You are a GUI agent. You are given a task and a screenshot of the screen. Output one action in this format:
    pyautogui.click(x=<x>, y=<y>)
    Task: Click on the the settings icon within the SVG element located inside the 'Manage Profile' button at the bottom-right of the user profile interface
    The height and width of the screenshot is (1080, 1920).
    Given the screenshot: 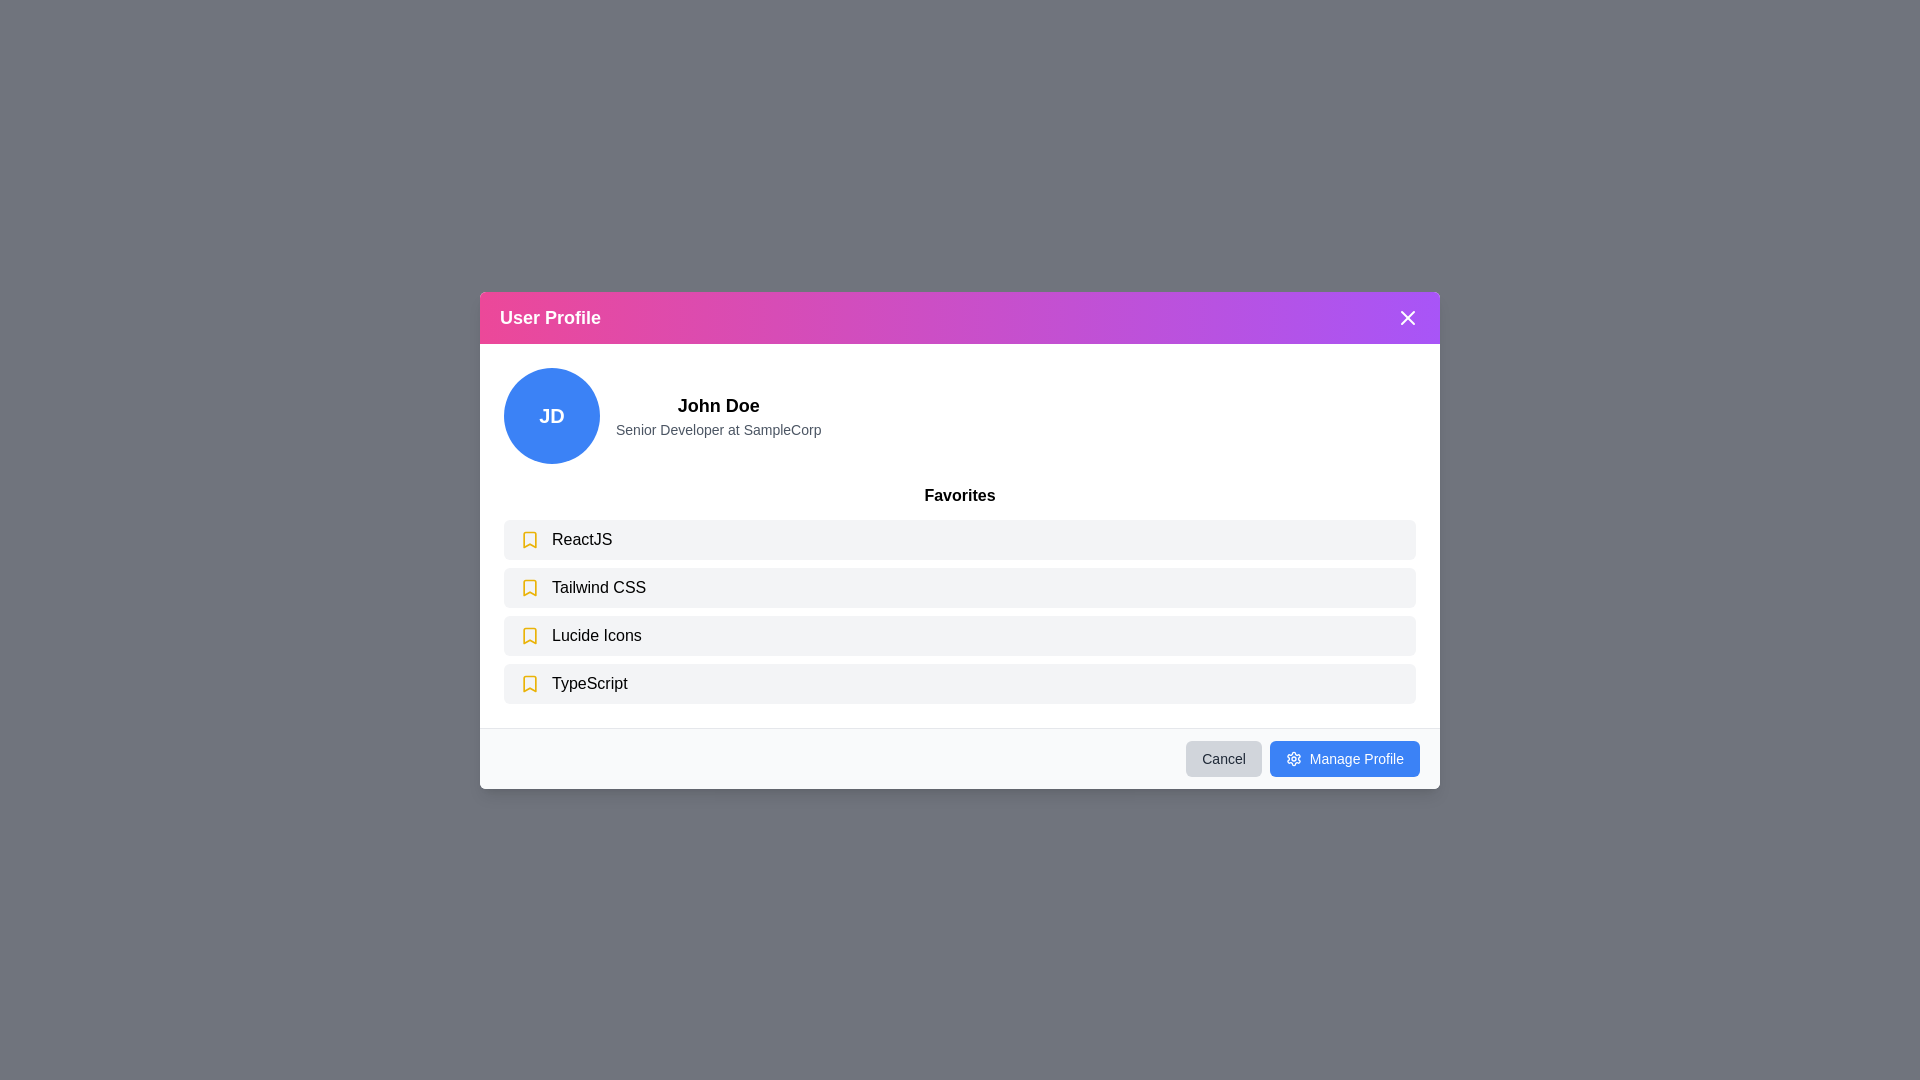 What is the action you would take?
    pyautogui.click(x=1293, y=758)
    